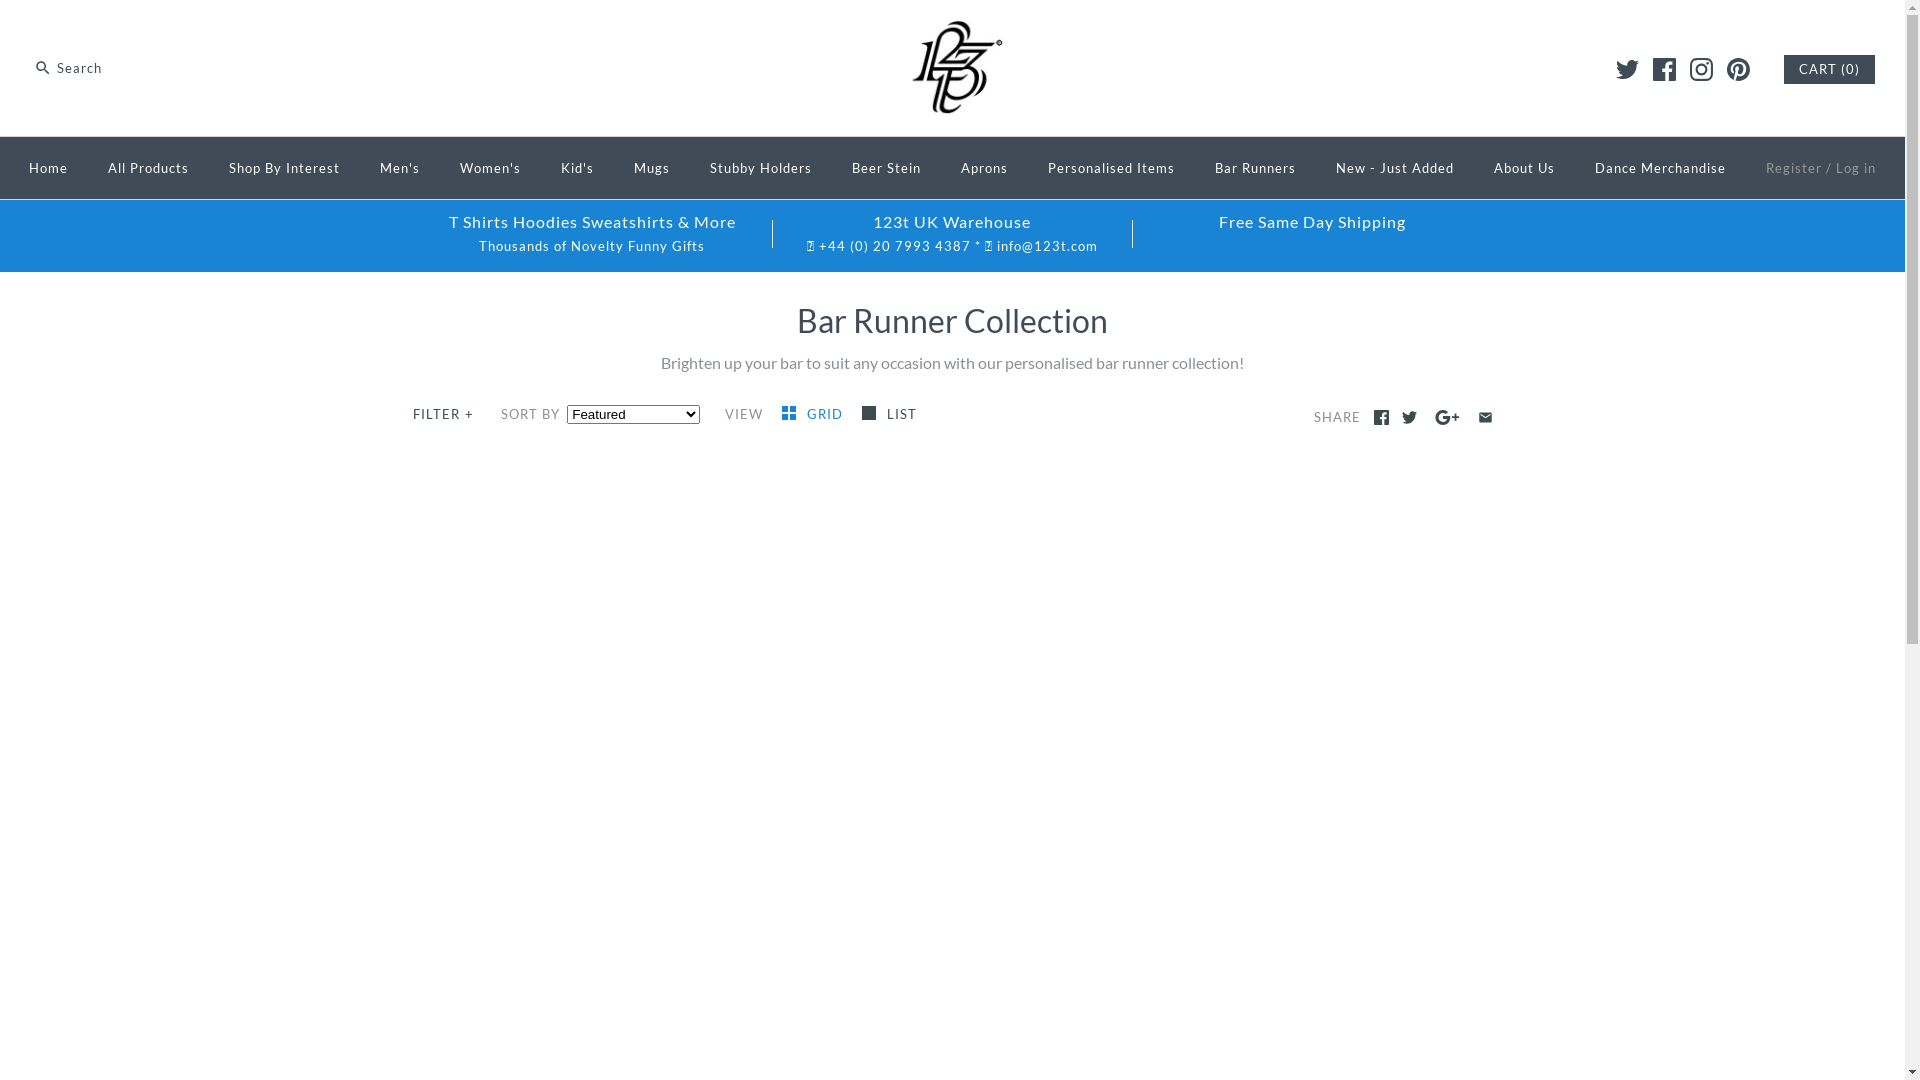 This screenshot has height=1080, width=1920. What do you see at coordinates (147, 167) in the screenshot?
I see `'All Products'` at bounding box center [147, 167].